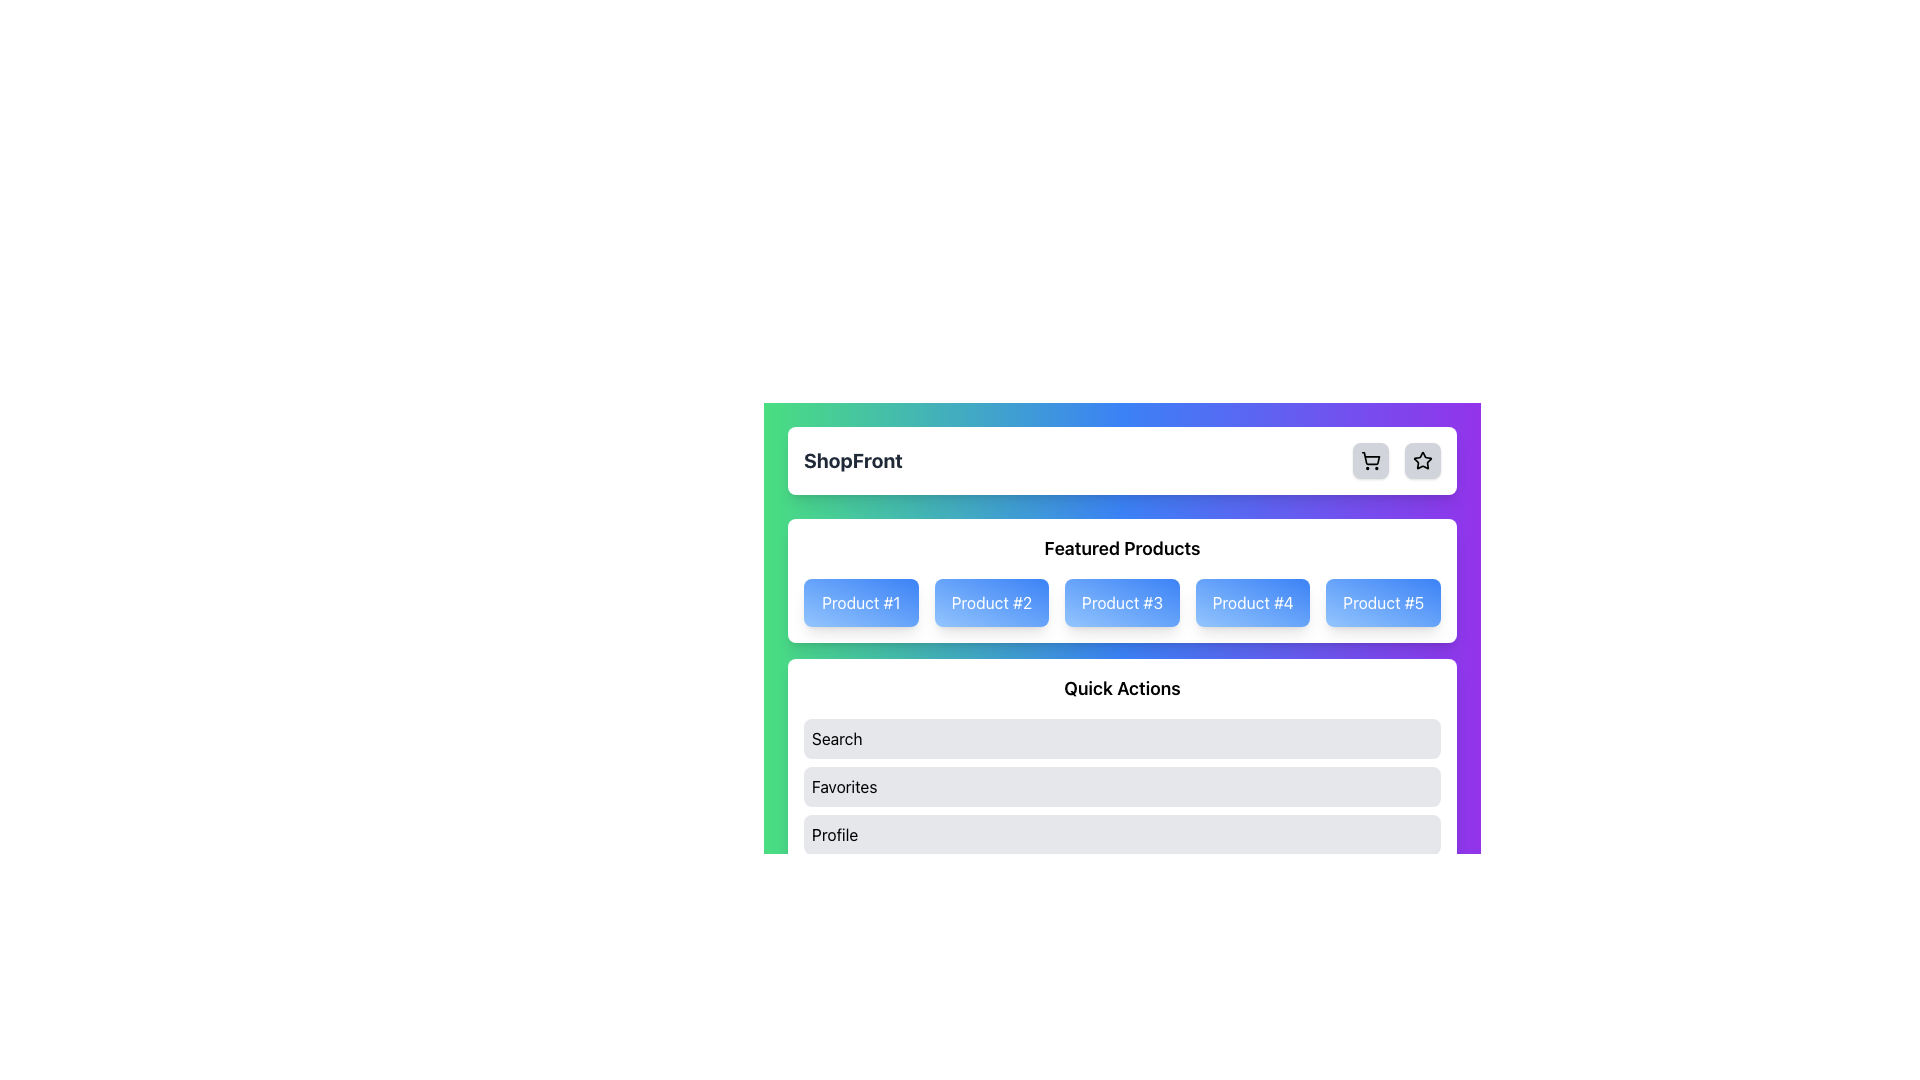 This screenshot has height=1080, width=1920. I want to click on the static text label that serves as a title or category indicator for the product items listed below it, located at the top of the group of clickable product links, so click(1122, 548).